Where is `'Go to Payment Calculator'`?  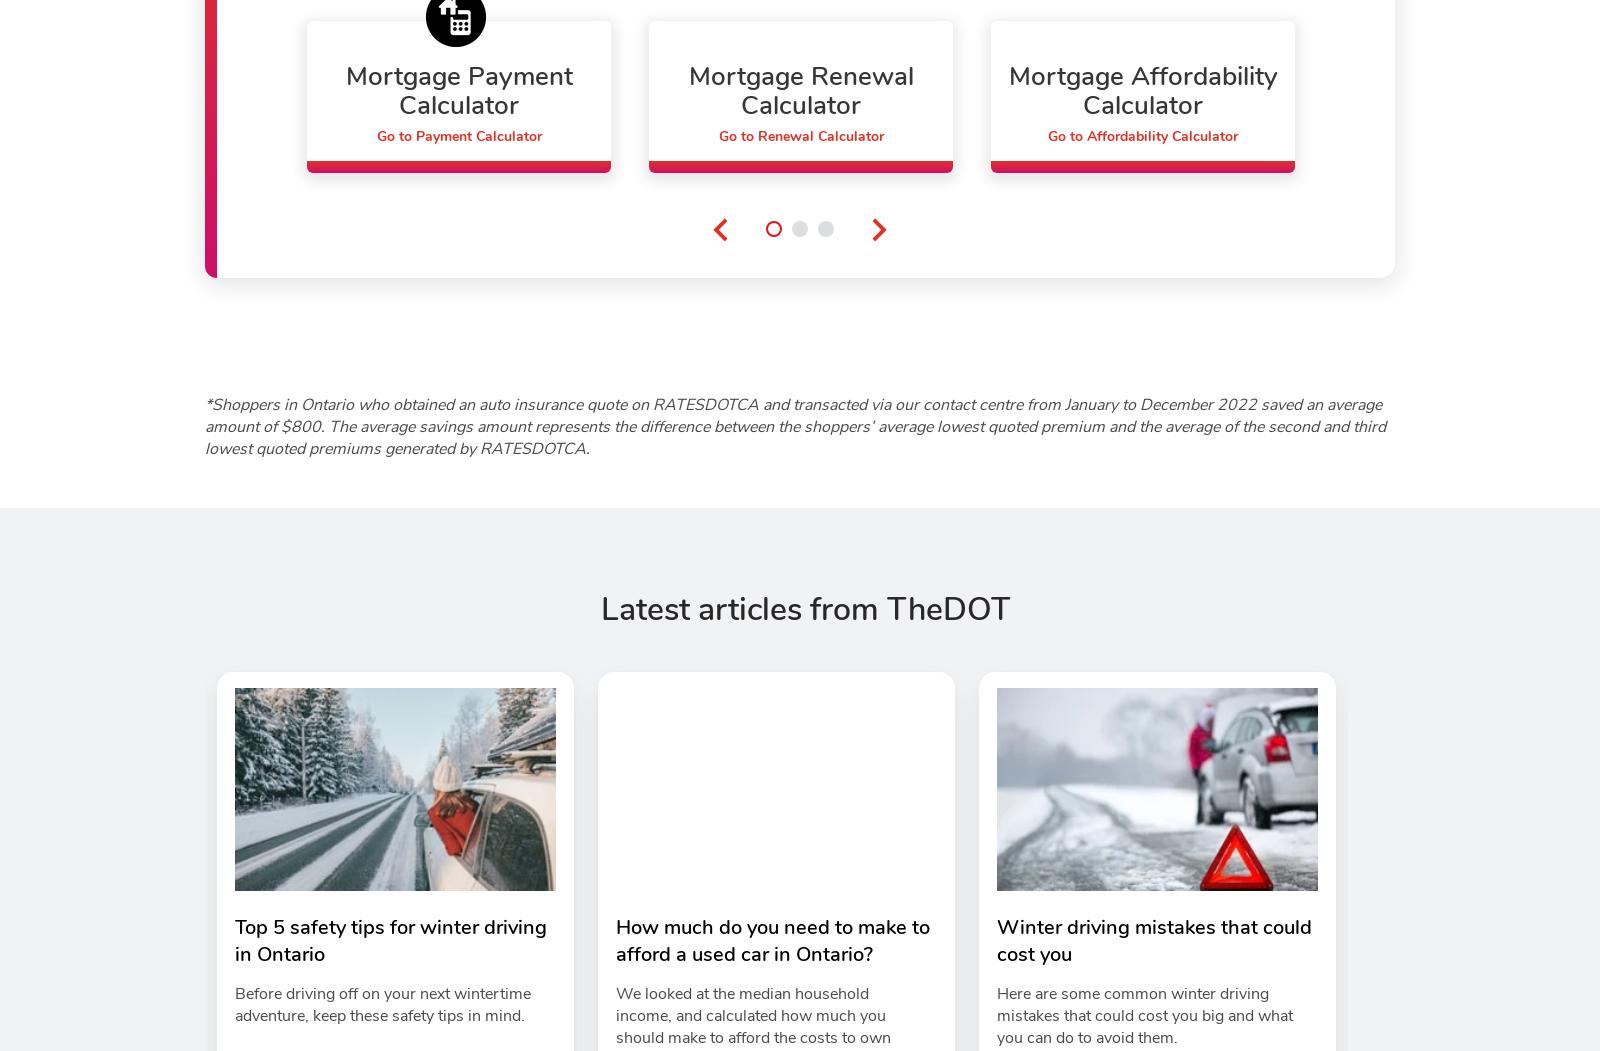 'Go to Payment Calculator' is located at coordinates (457, 135).